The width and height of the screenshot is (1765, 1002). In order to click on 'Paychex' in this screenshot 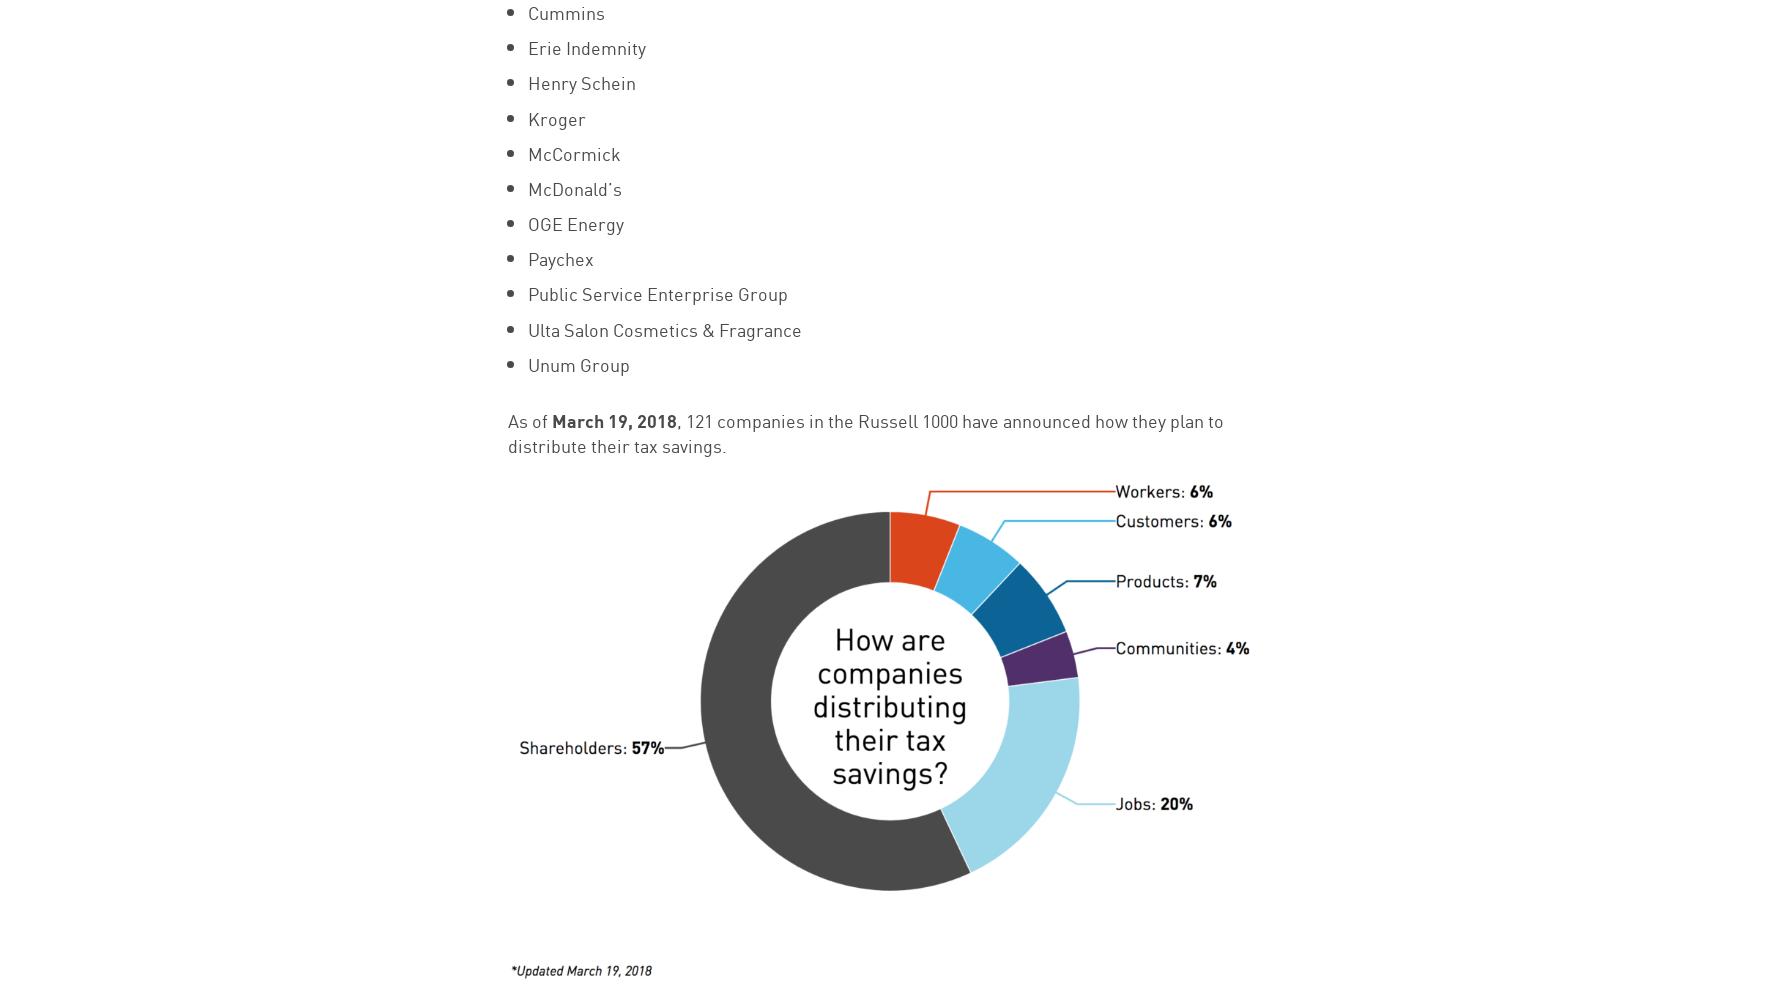, I will do `click(559, 257)`.